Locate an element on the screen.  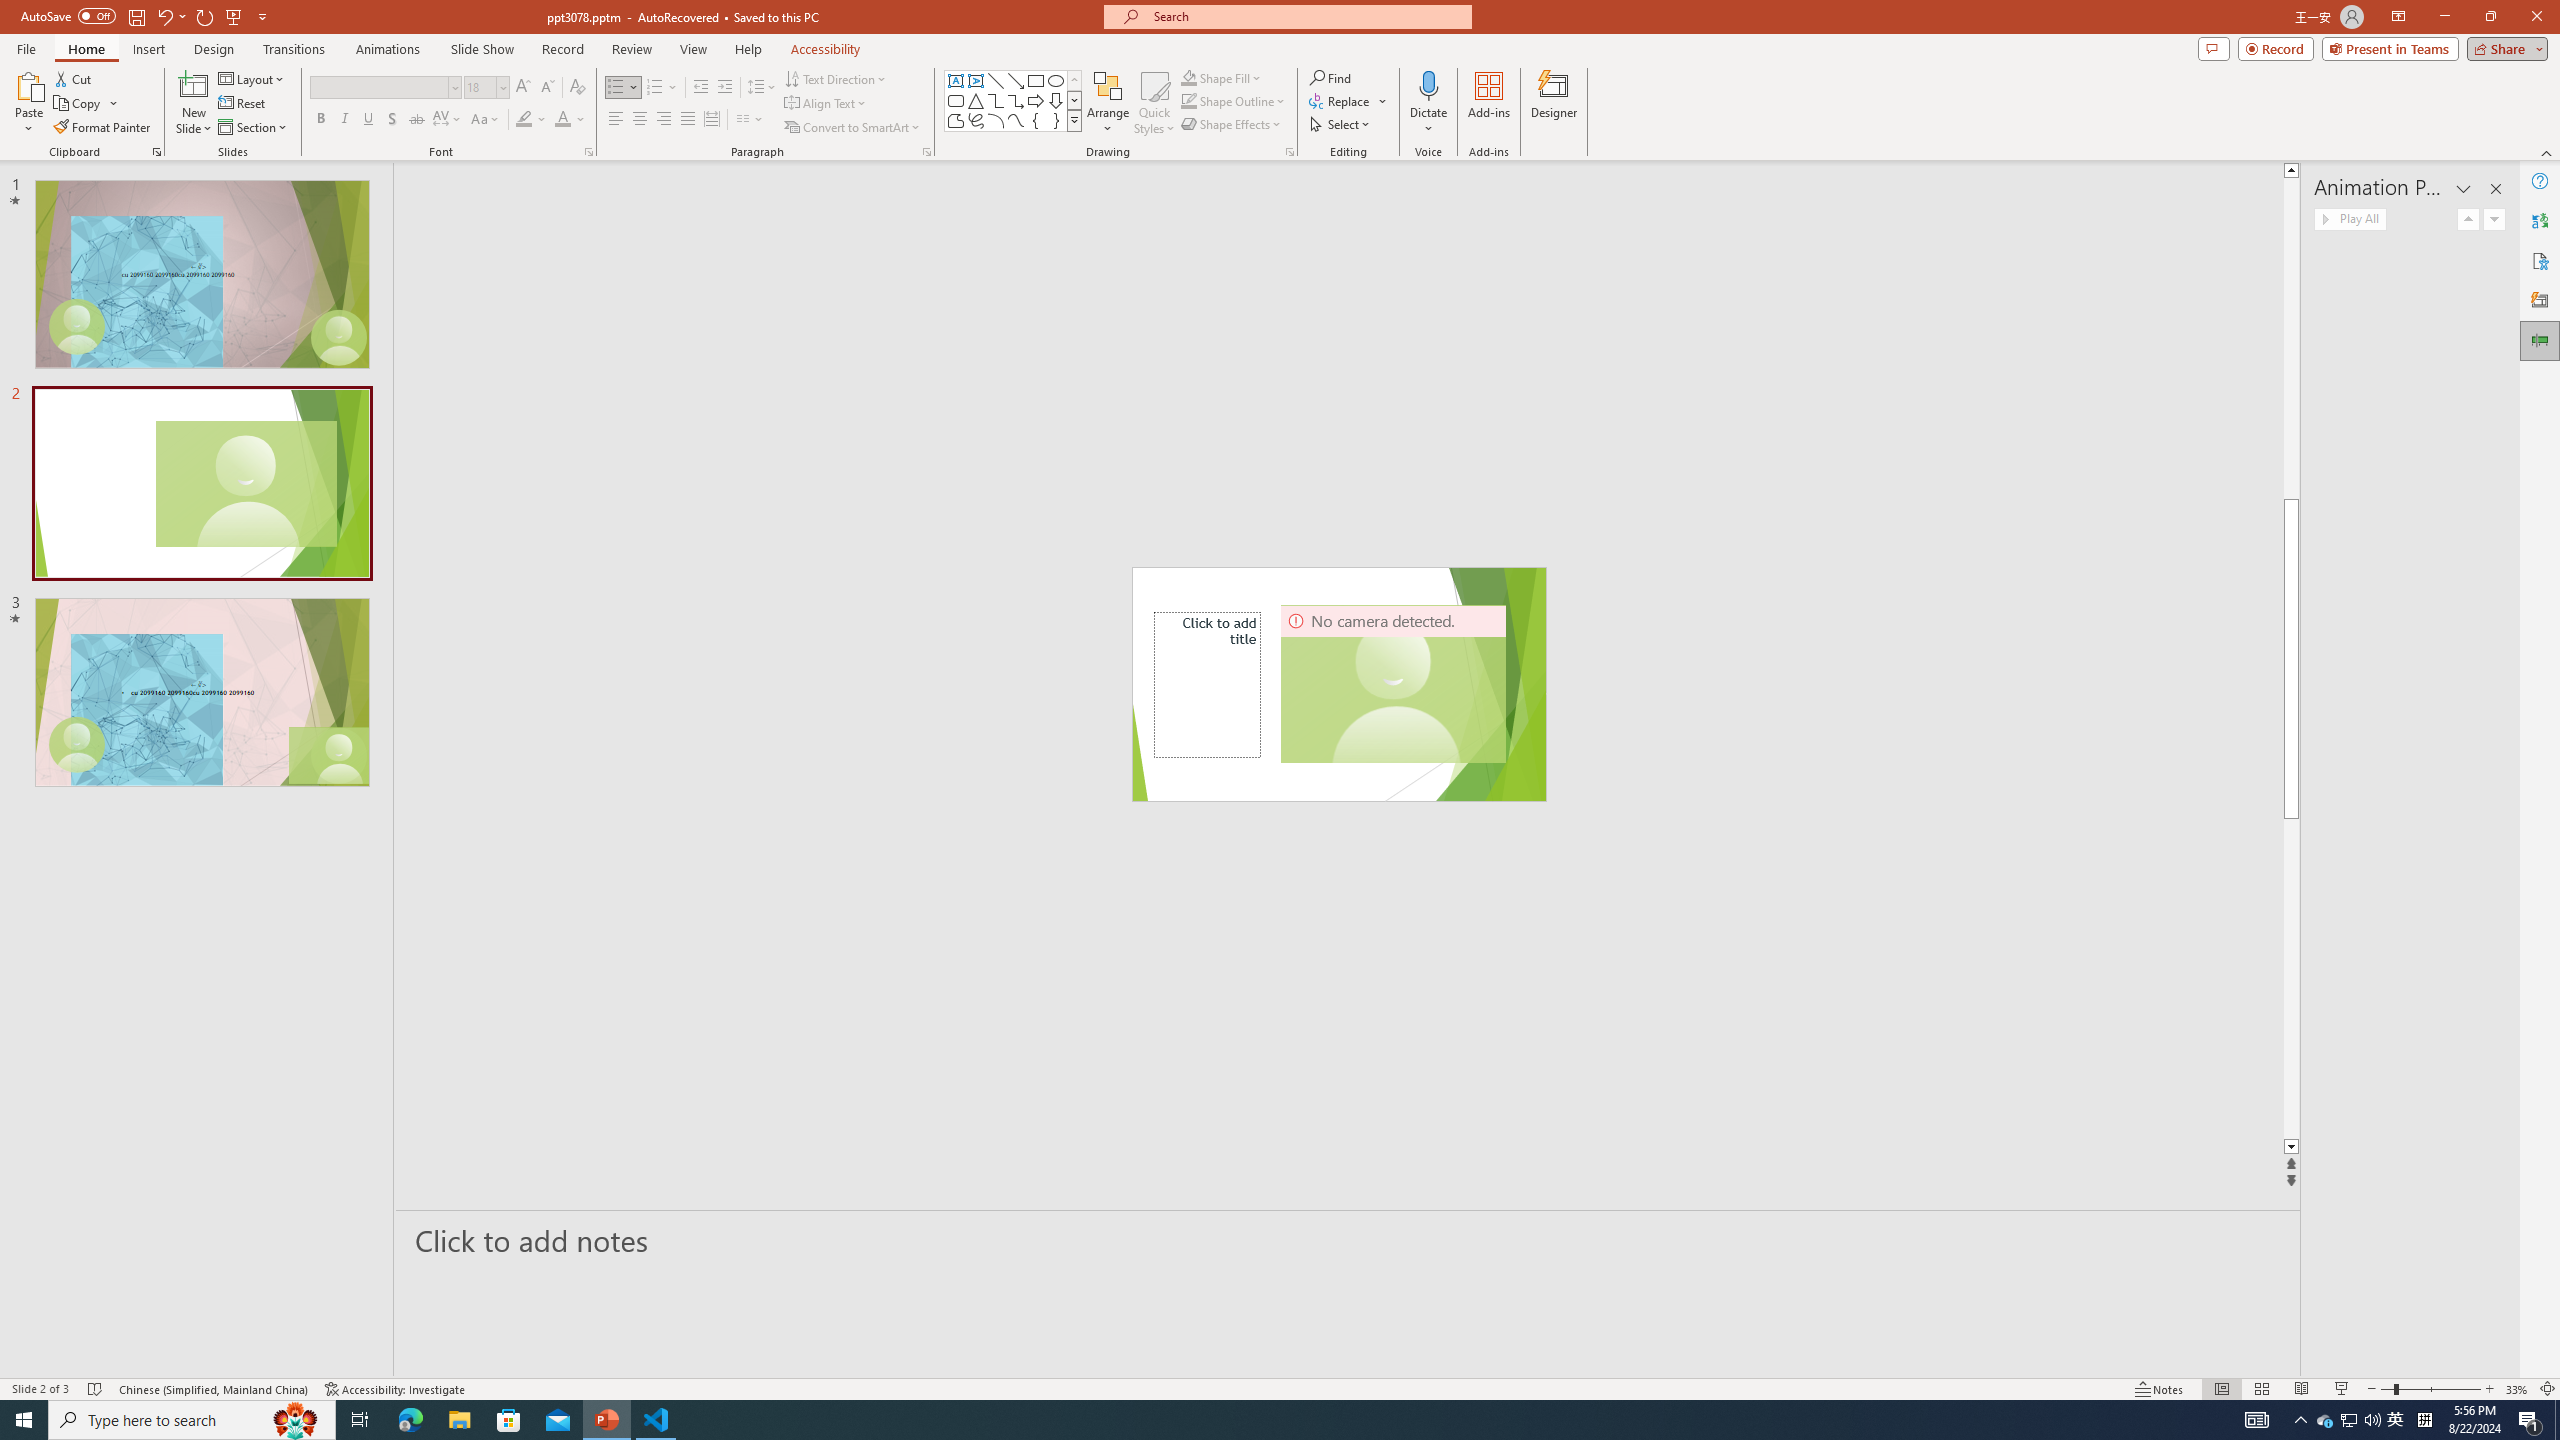
'Align Left' is located at coordinates (615, 118).